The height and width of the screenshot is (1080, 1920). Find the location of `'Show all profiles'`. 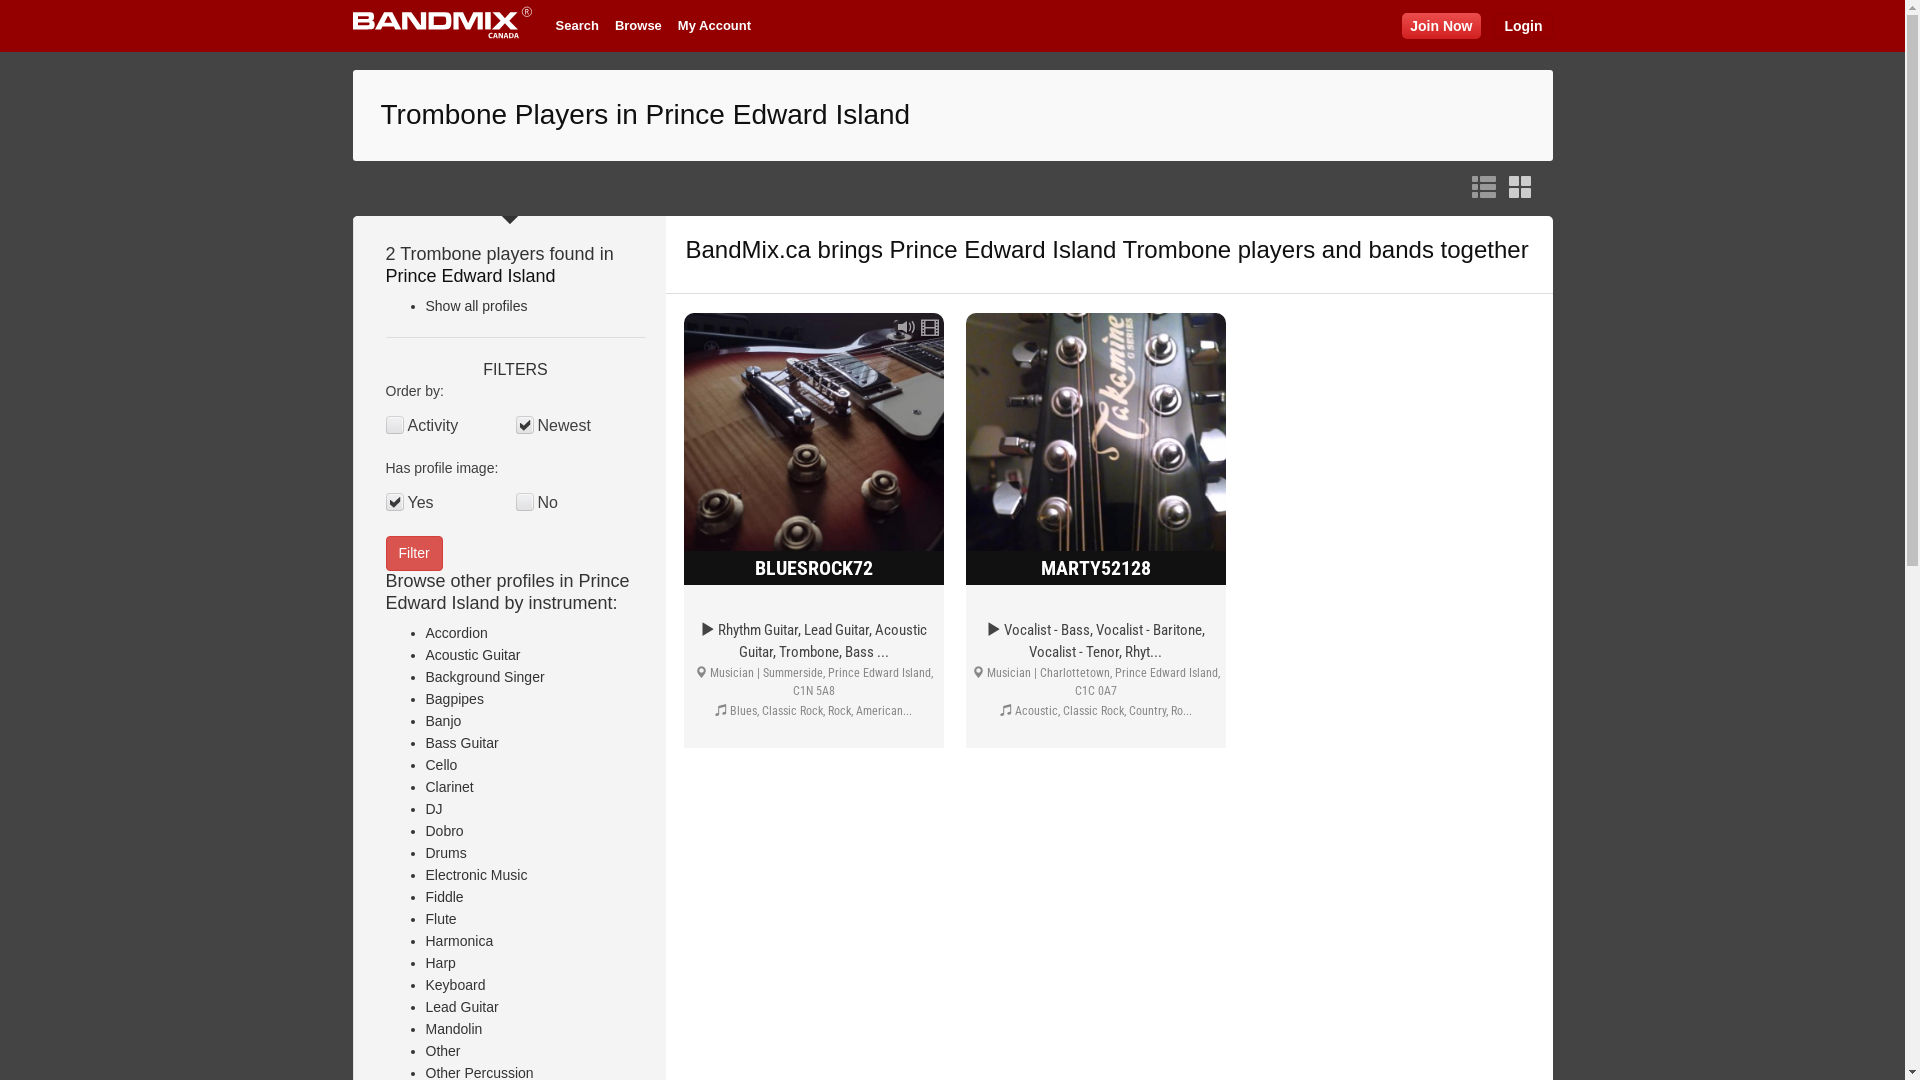

'Show all profiles' is located at coordinates (475, 305).